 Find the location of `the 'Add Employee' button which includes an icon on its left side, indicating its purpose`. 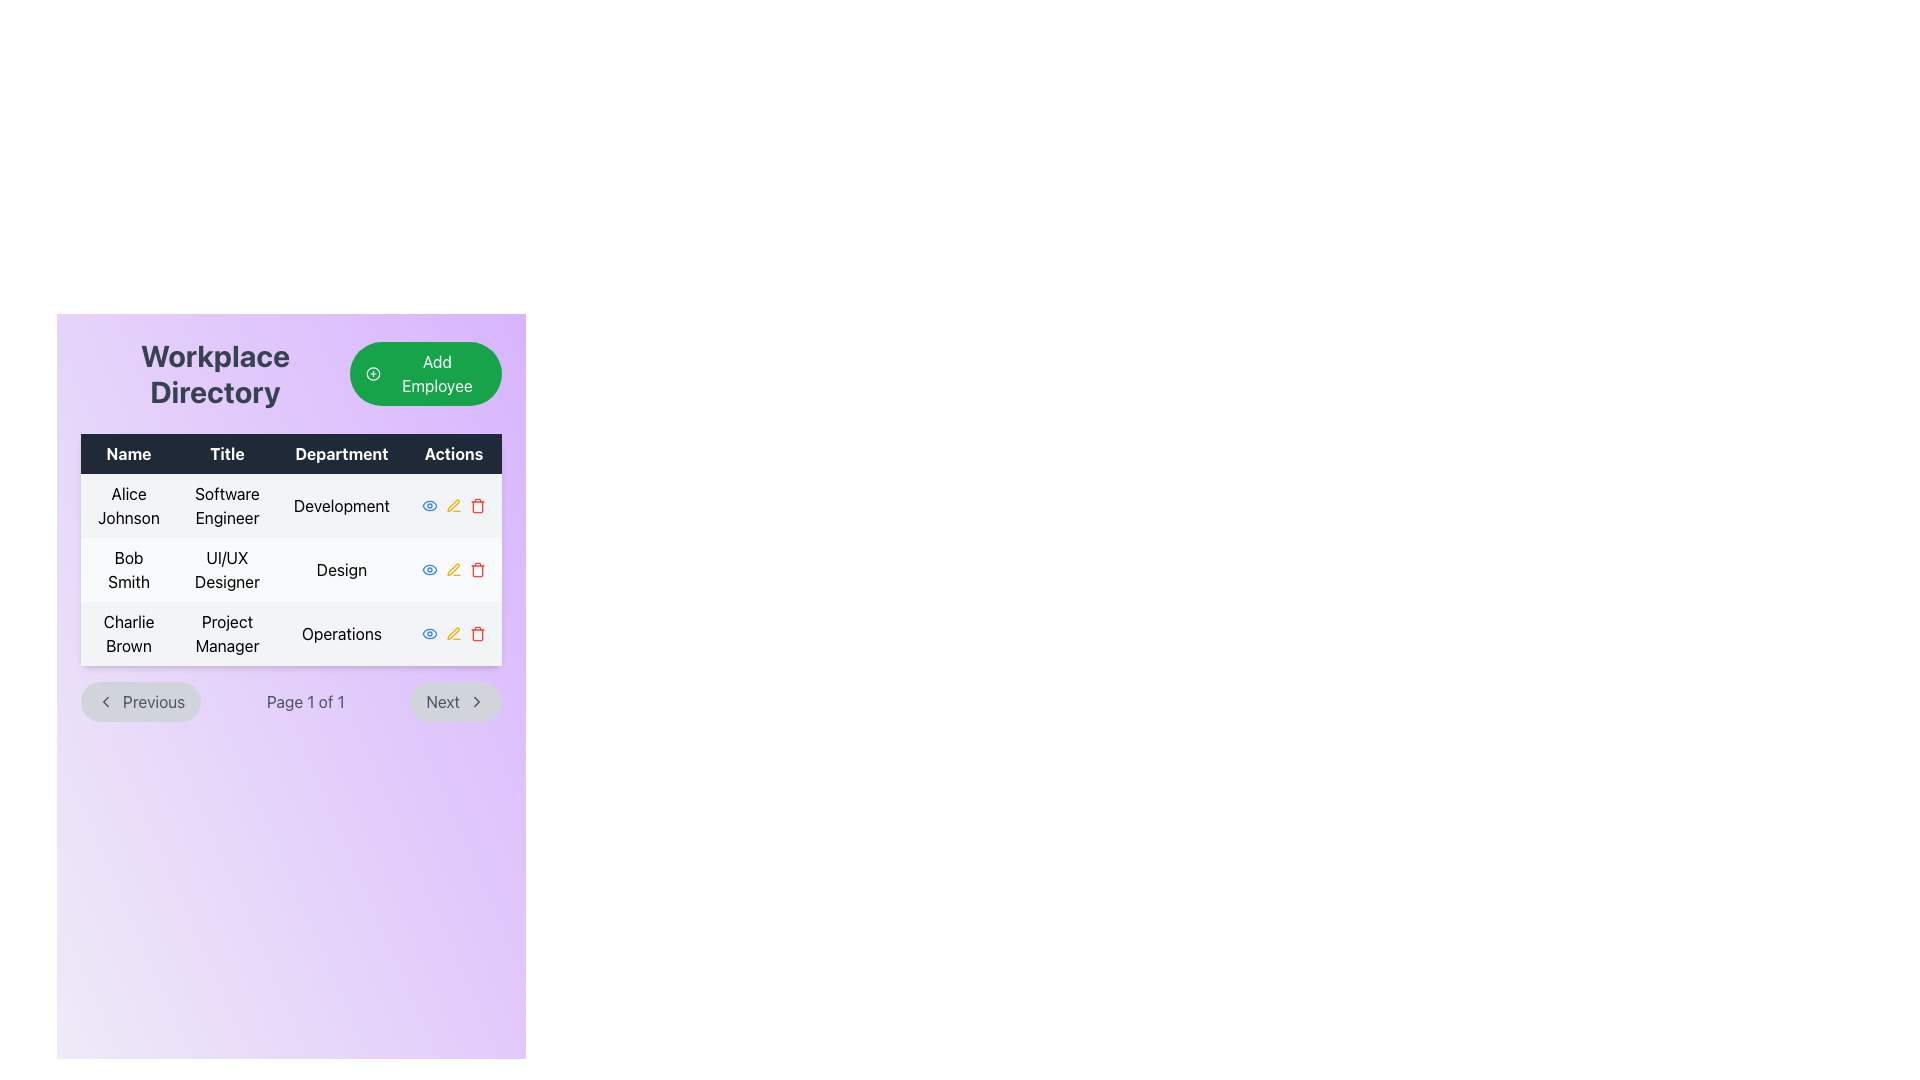

the 'Add Employee' button which includes an icon on its left side, indicating its purpose is located at coordinates (373, 374).